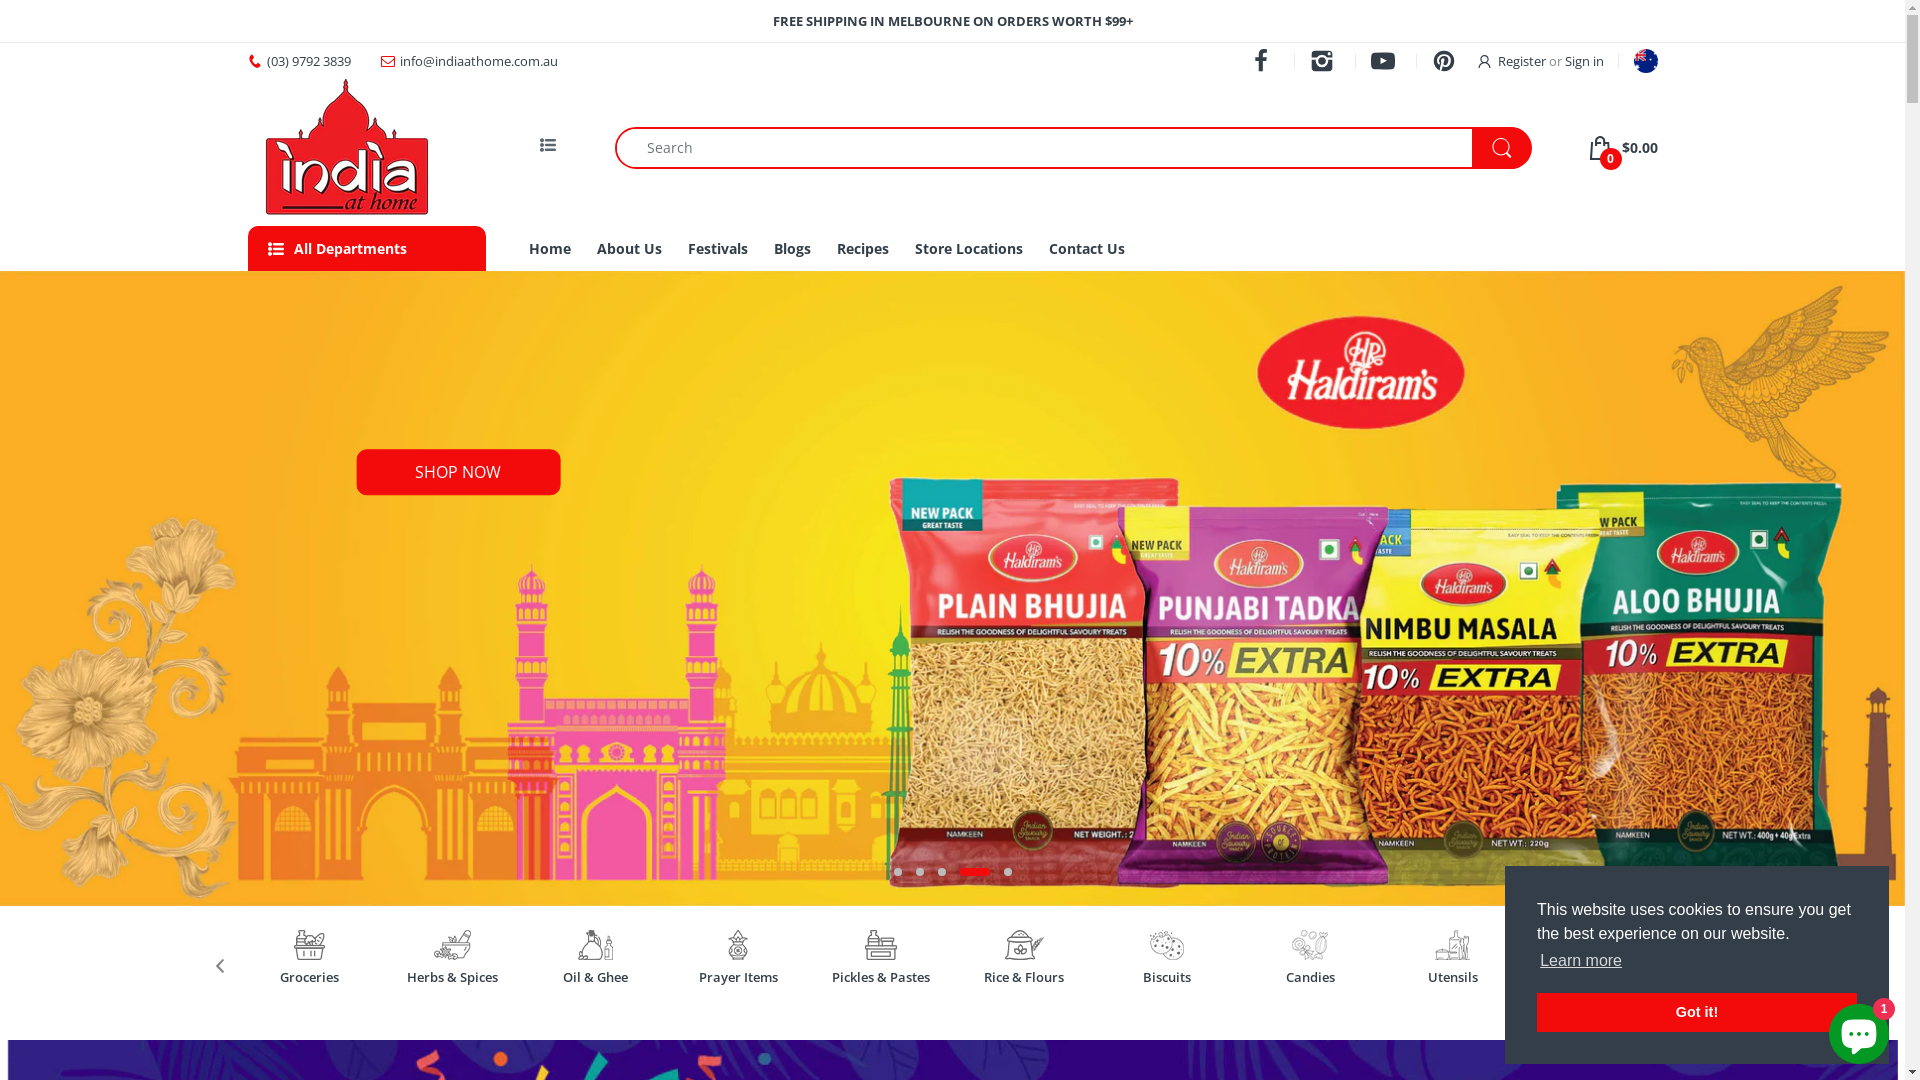 This screenshot has width=1920, height=1080. Describe the element at coordinates (1857, 1029) in the screenshot. I see `'Shopify online store chat'` at that location.